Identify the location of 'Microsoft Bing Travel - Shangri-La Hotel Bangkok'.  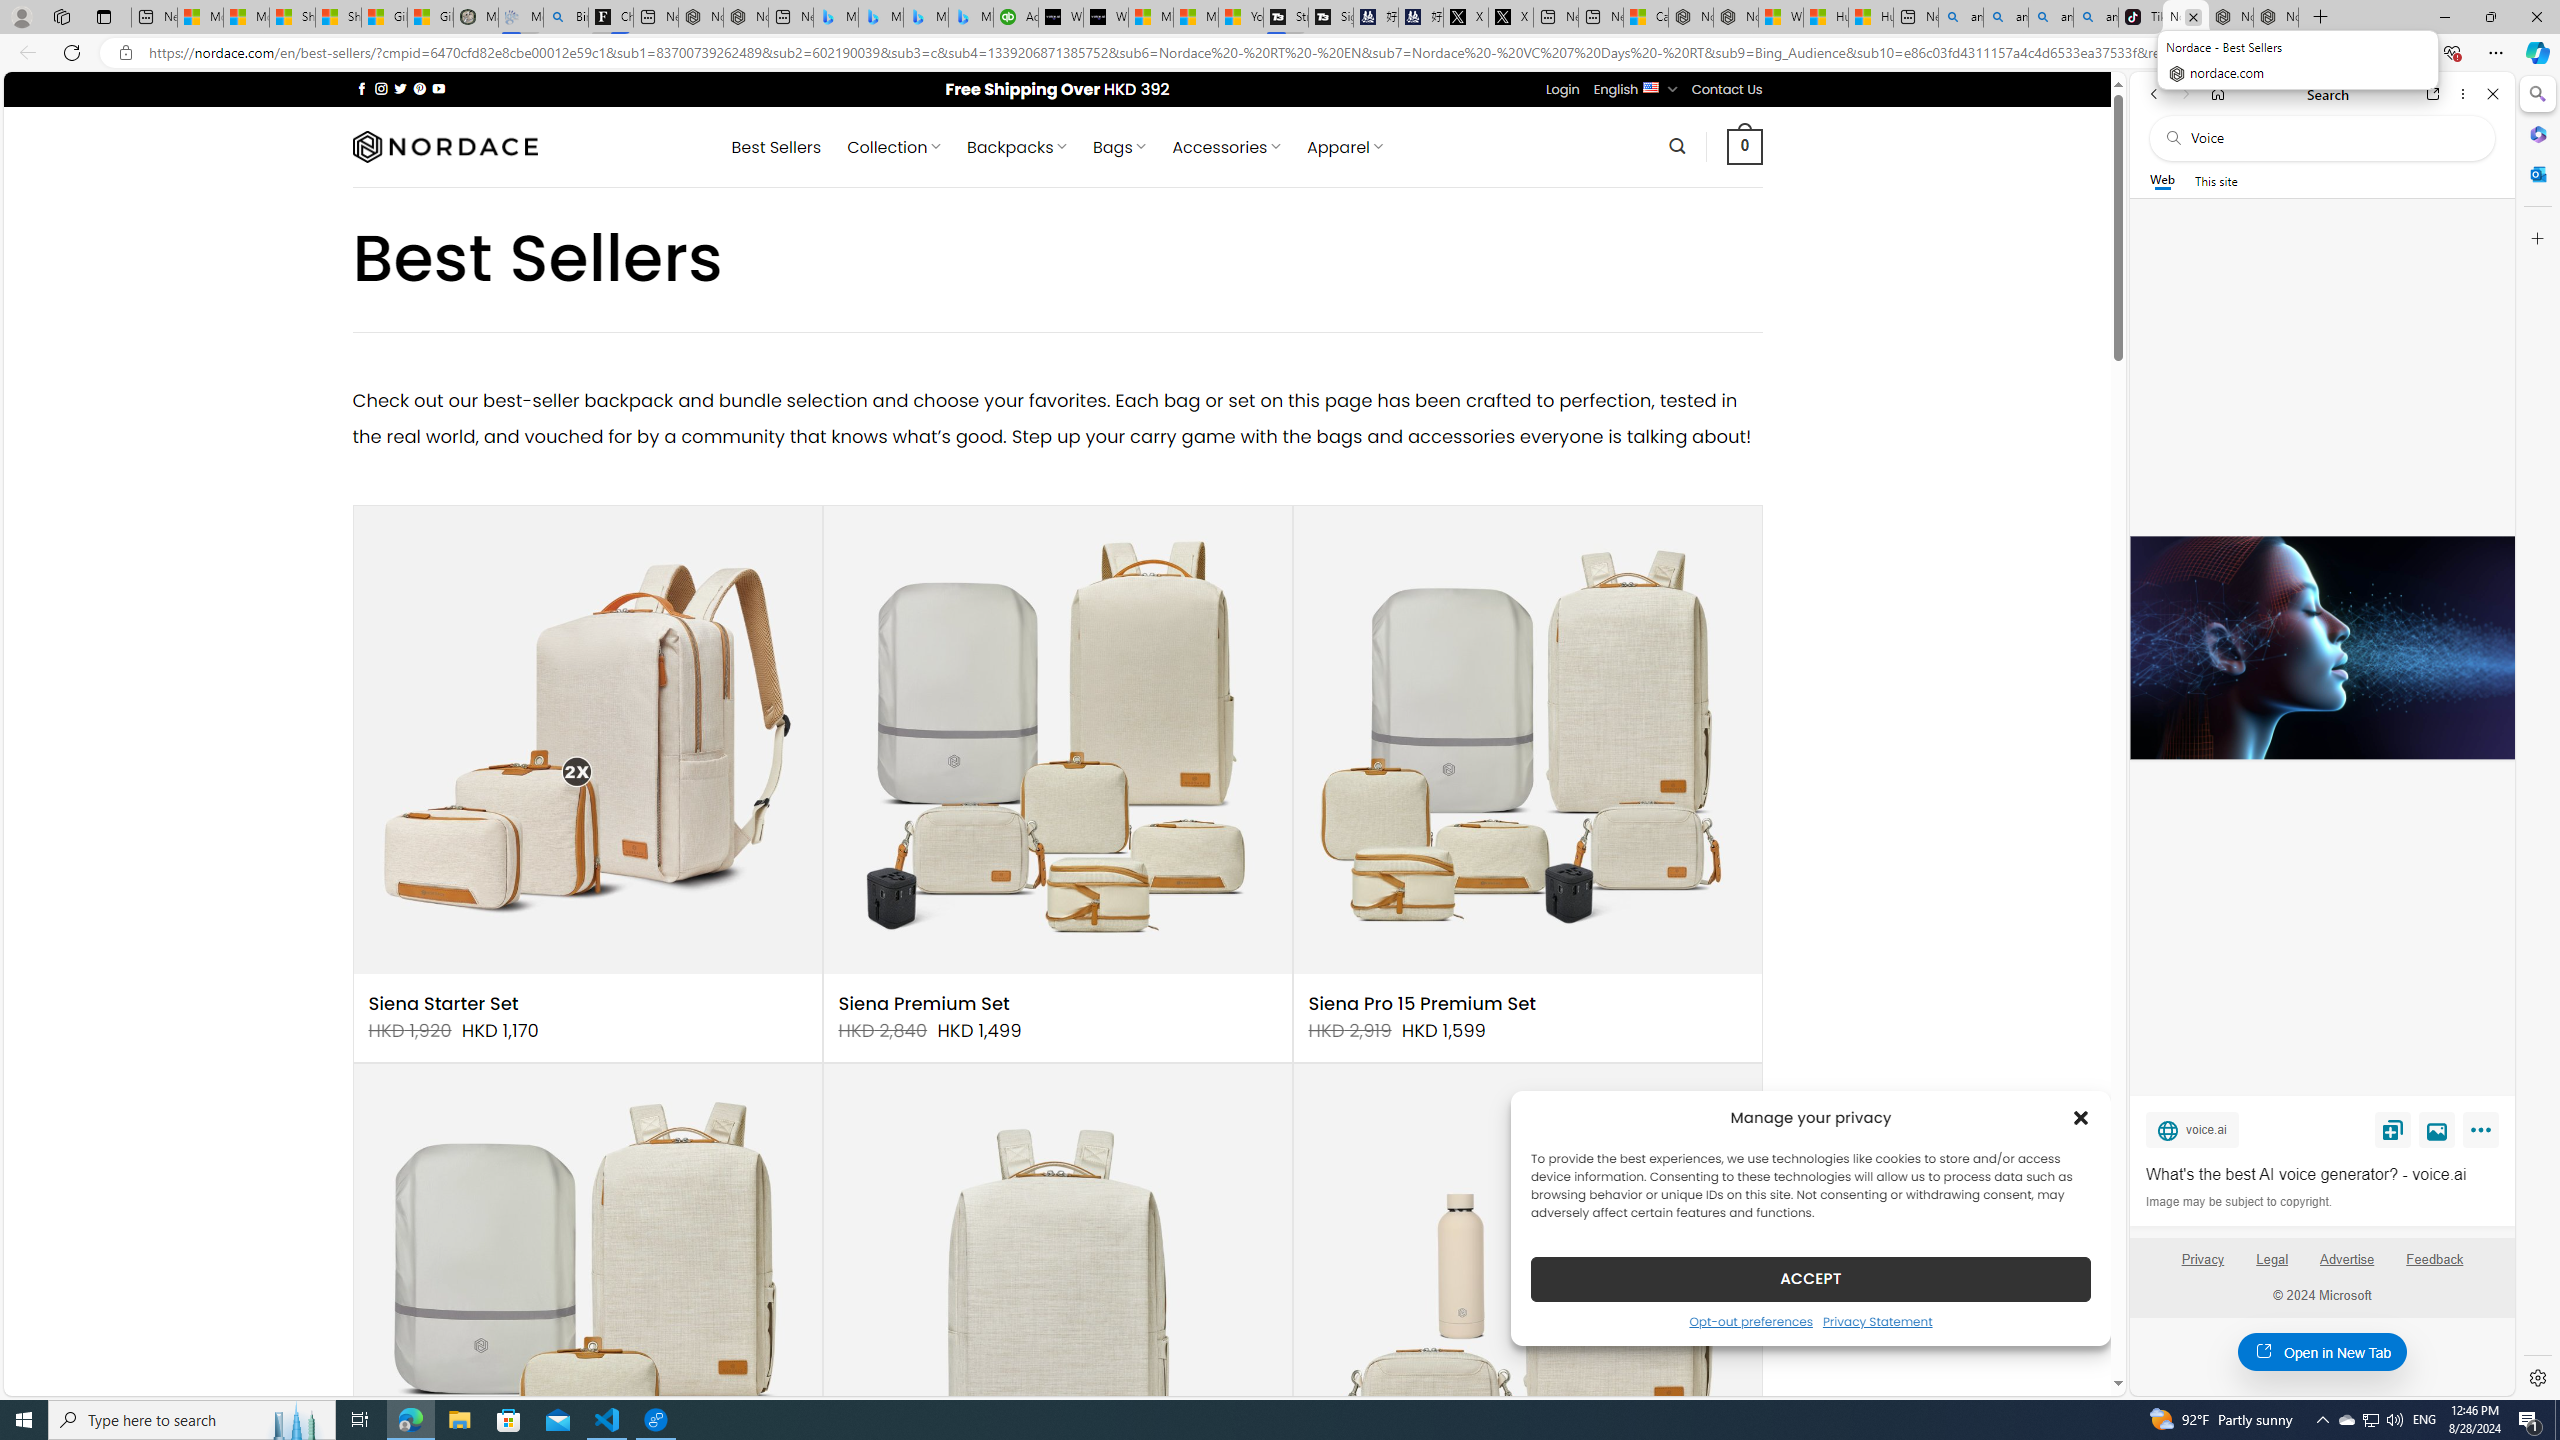
(970, 16).